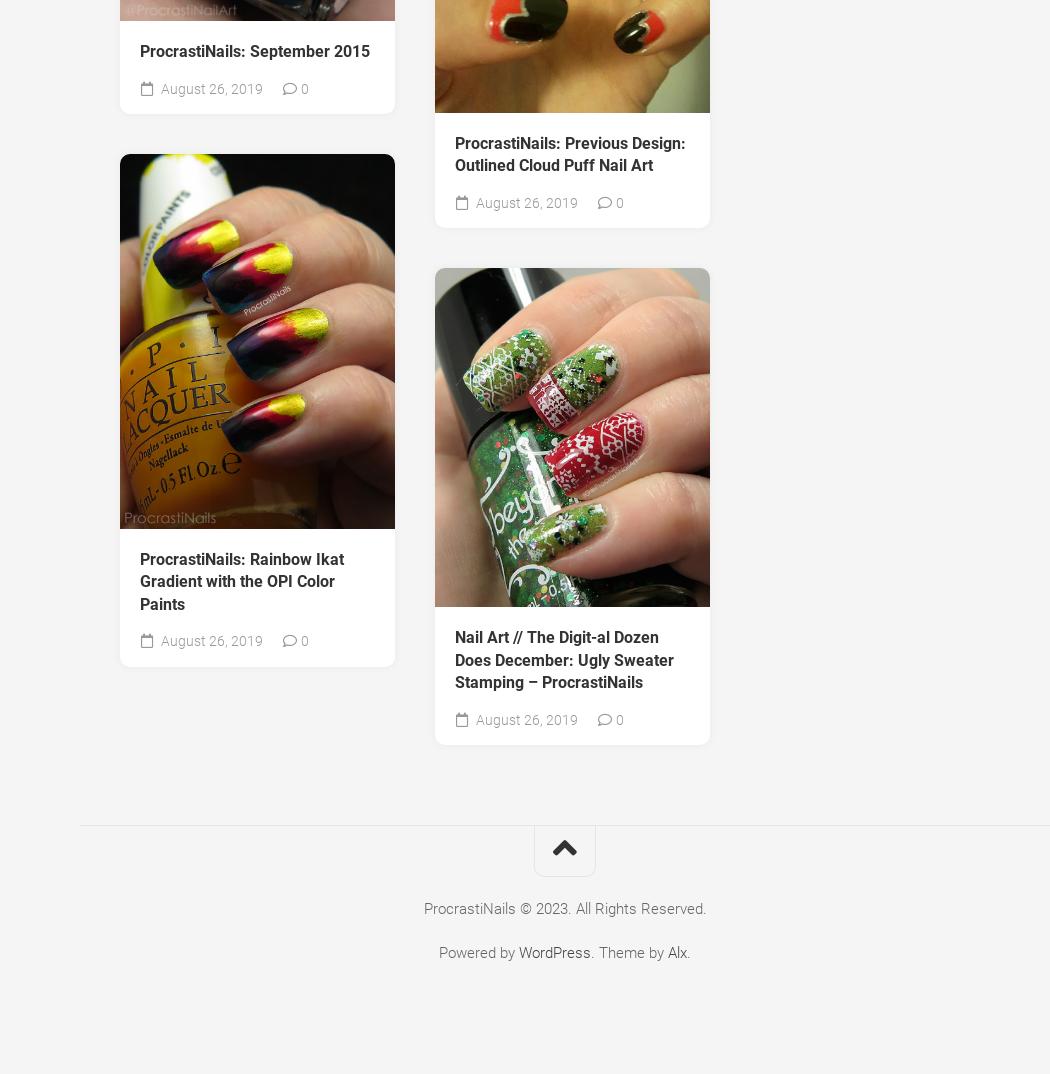  Describe the element at coordinates (555, 952) in the screenshot. I see `'WordPress'` at that location.